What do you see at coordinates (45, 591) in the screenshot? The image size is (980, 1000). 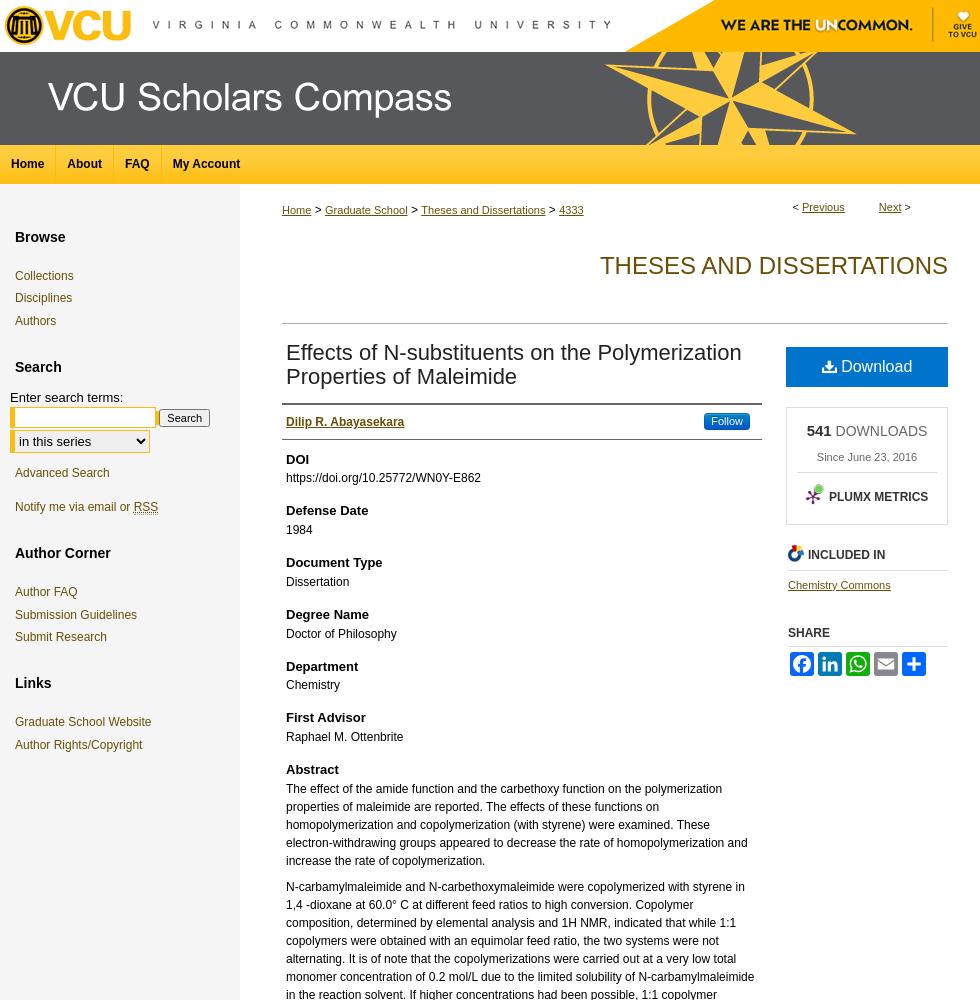 I see `'Author FAQ'` at bounding box center [45, 591].